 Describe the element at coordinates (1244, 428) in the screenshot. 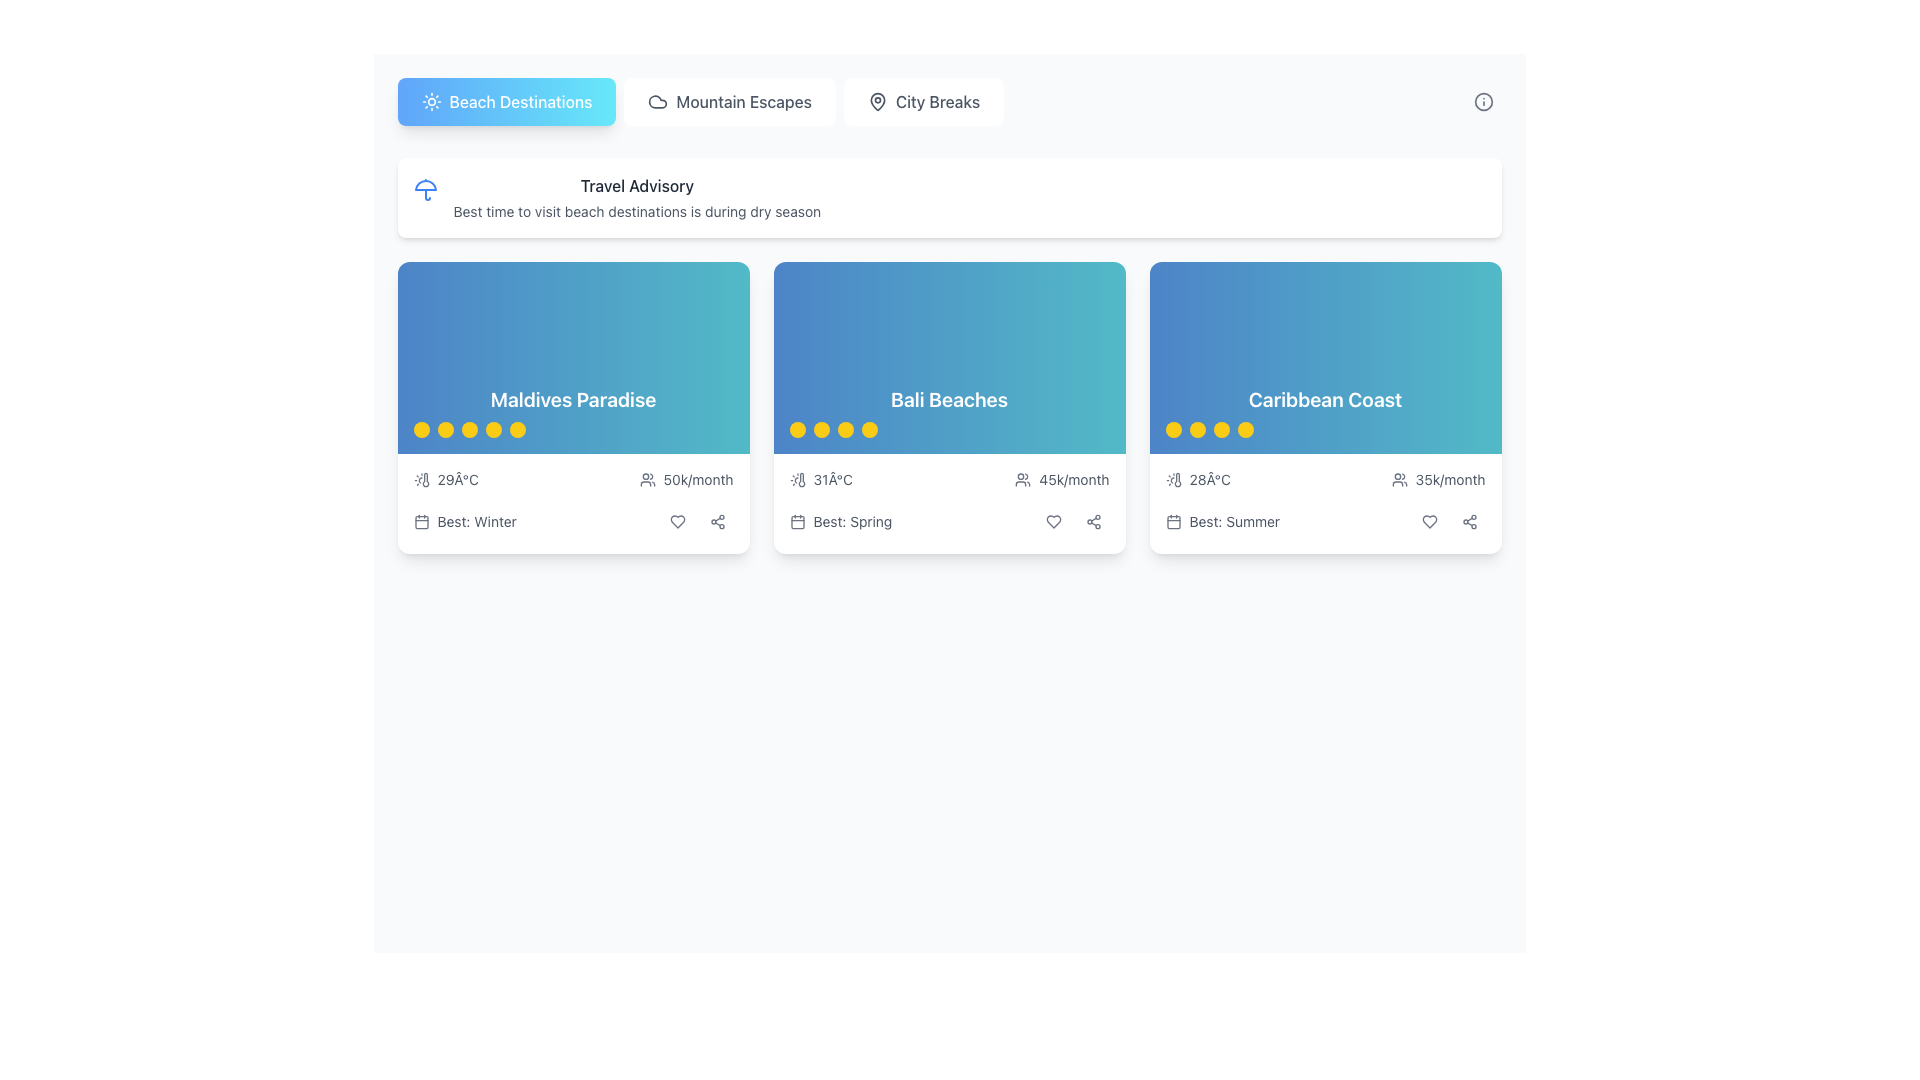

I see `the fourth circular yellow icon in the 'Caribbean Coast' section` at that location.